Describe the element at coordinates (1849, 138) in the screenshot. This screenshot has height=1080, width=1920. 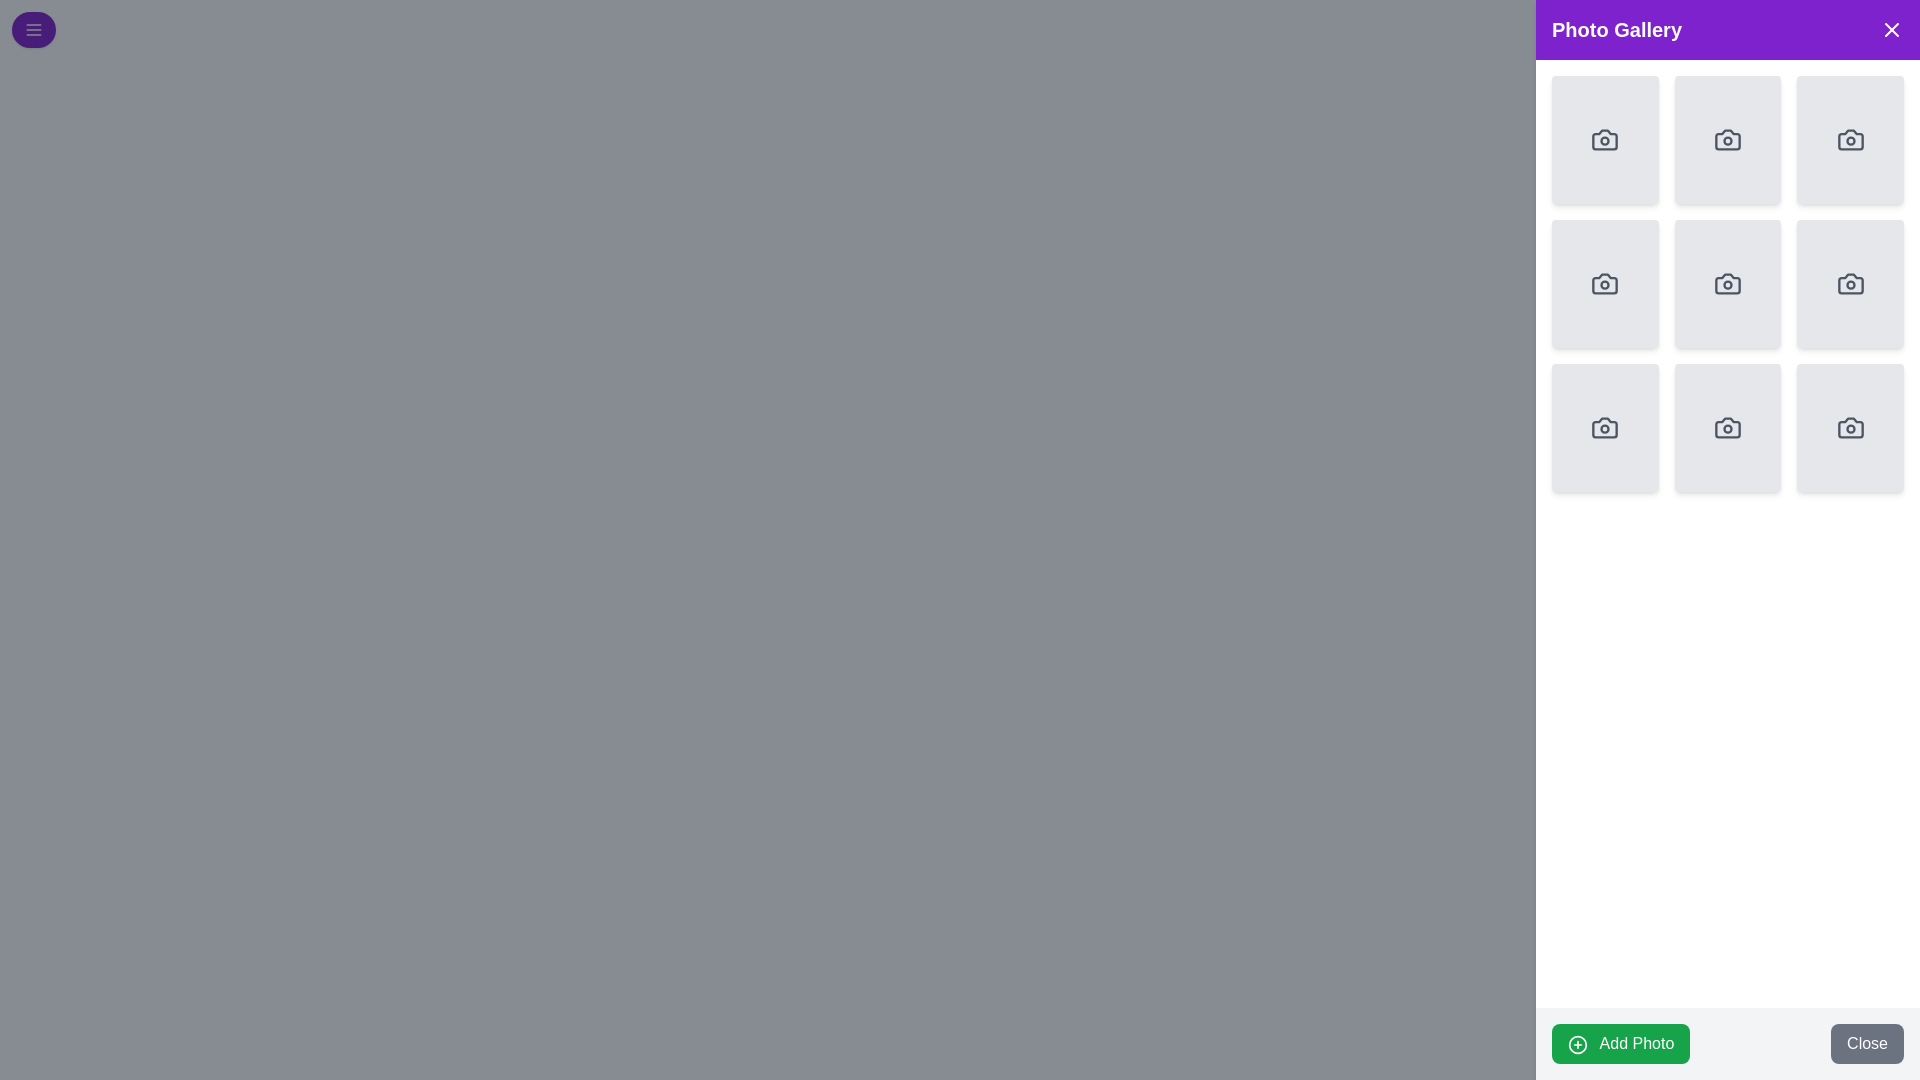
I see `the photo upload icon located in the top-right box of the photo gallery grid` at that location.